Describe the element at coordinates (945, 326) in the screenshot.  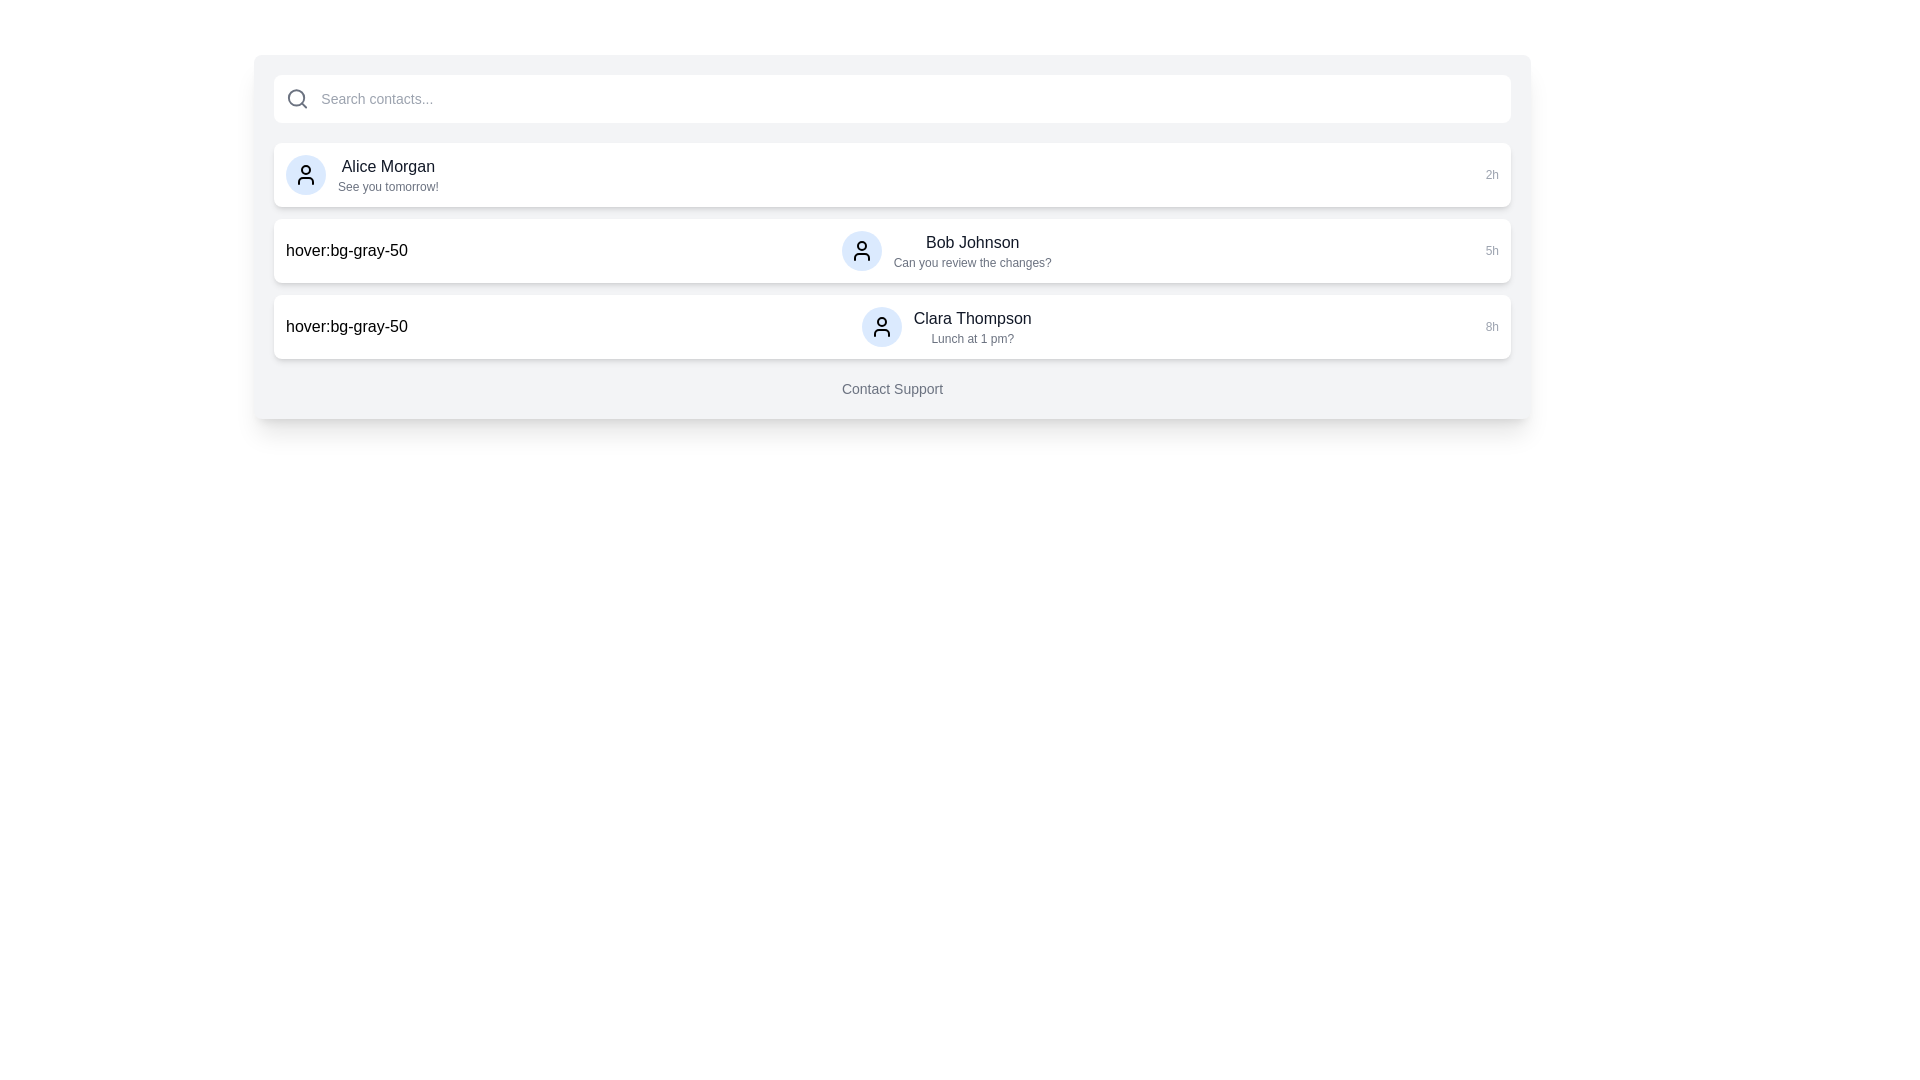
I see `the message preview for 'Clara Thompson'` at that location.